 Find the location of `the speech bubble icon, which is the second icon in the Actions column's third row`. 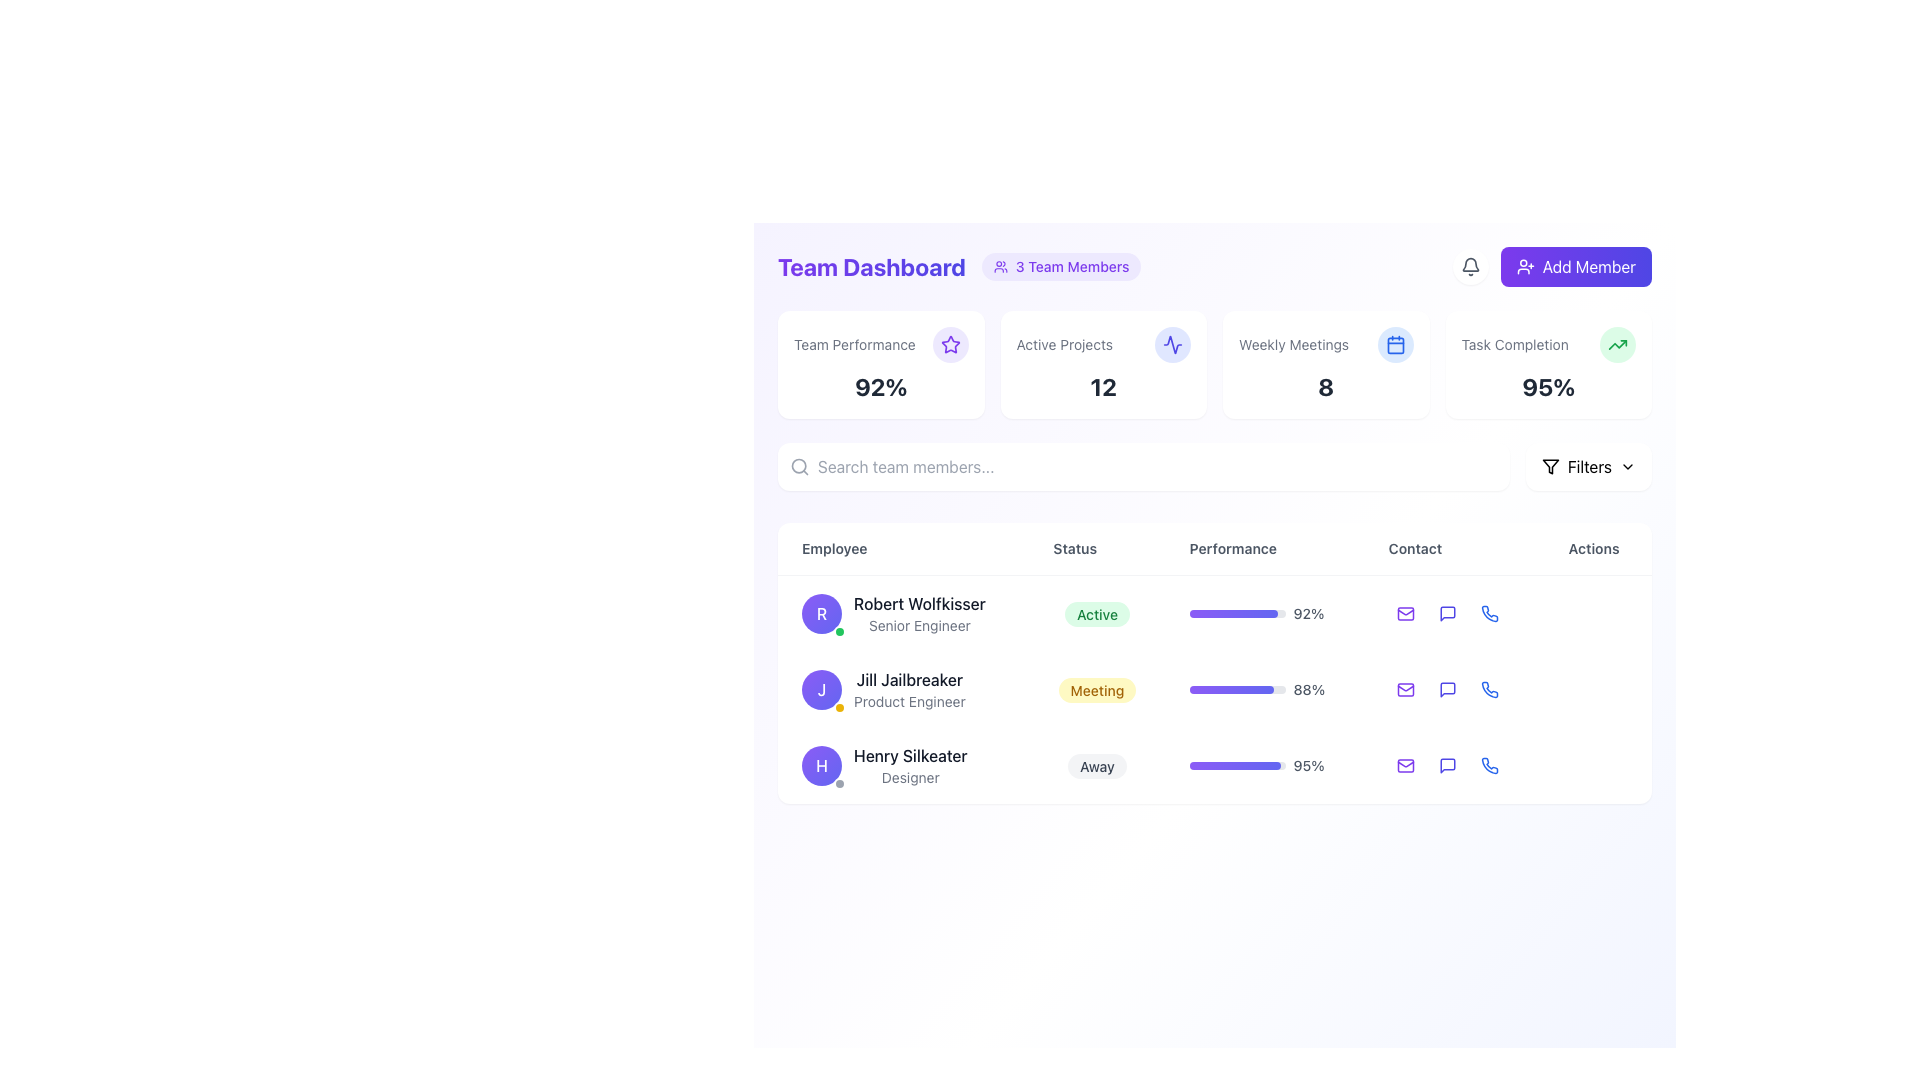

the speech bubble icon, which is the second icon in the Actions column's third row is located at coordinates (1447, 765).